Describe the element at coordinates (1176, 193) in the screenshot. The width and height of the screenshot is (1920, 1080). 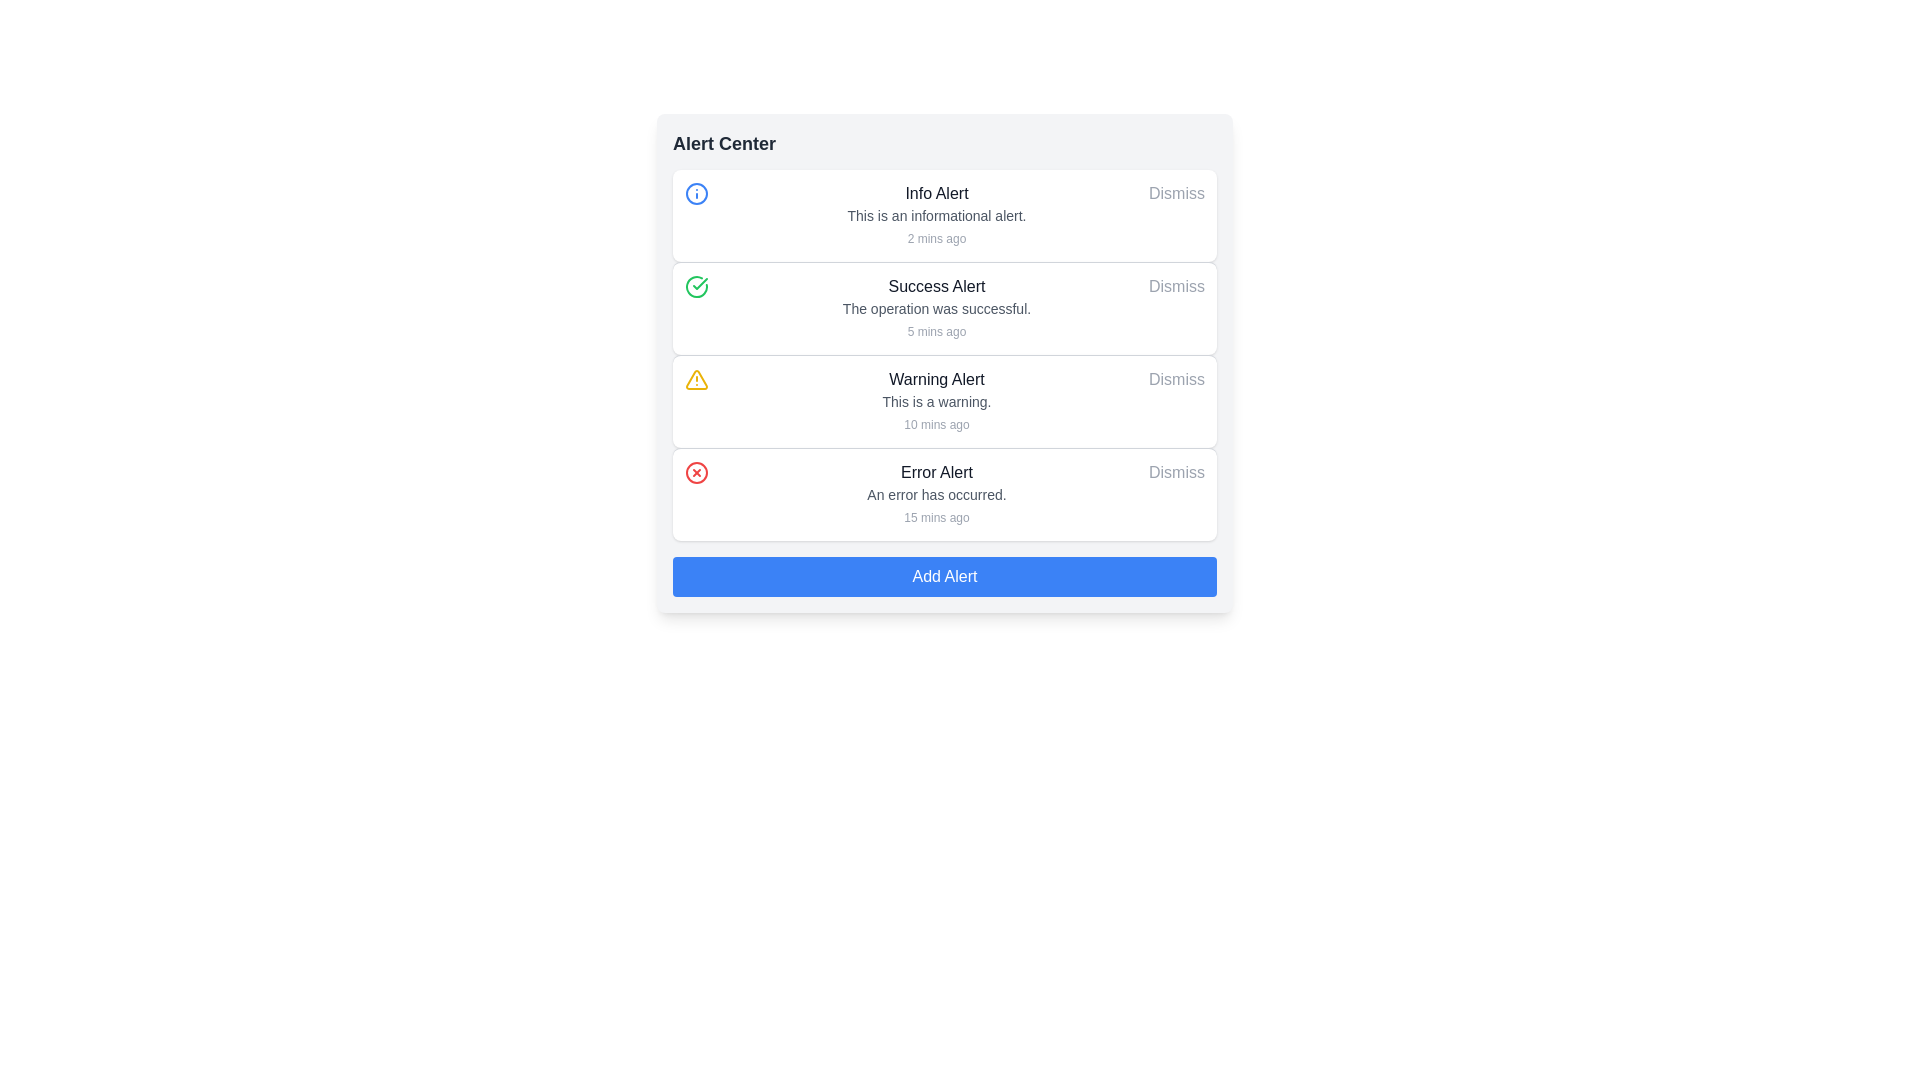
I see `the Button styled as an inline text link located in the top-right corner of the alert card to change its color` at that location.